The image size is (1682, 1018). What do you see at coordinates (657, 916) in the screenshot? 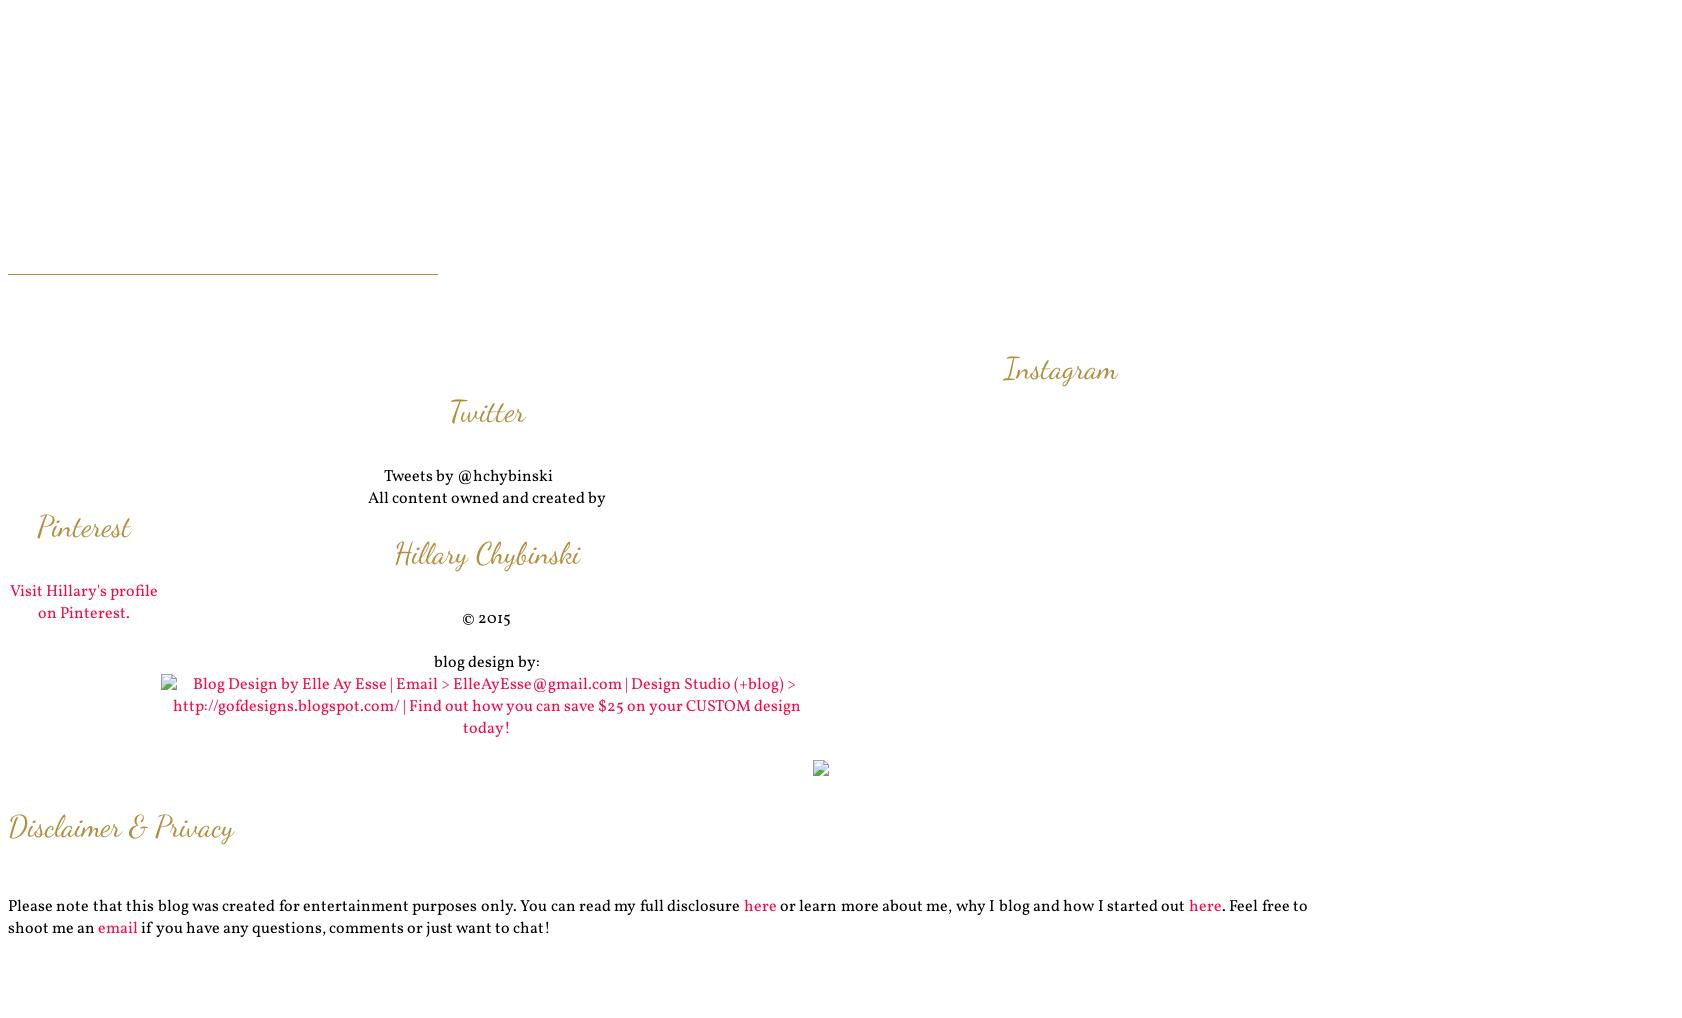
I see `'. Feel free to shoot me an'` at bounding box center [657, 916].